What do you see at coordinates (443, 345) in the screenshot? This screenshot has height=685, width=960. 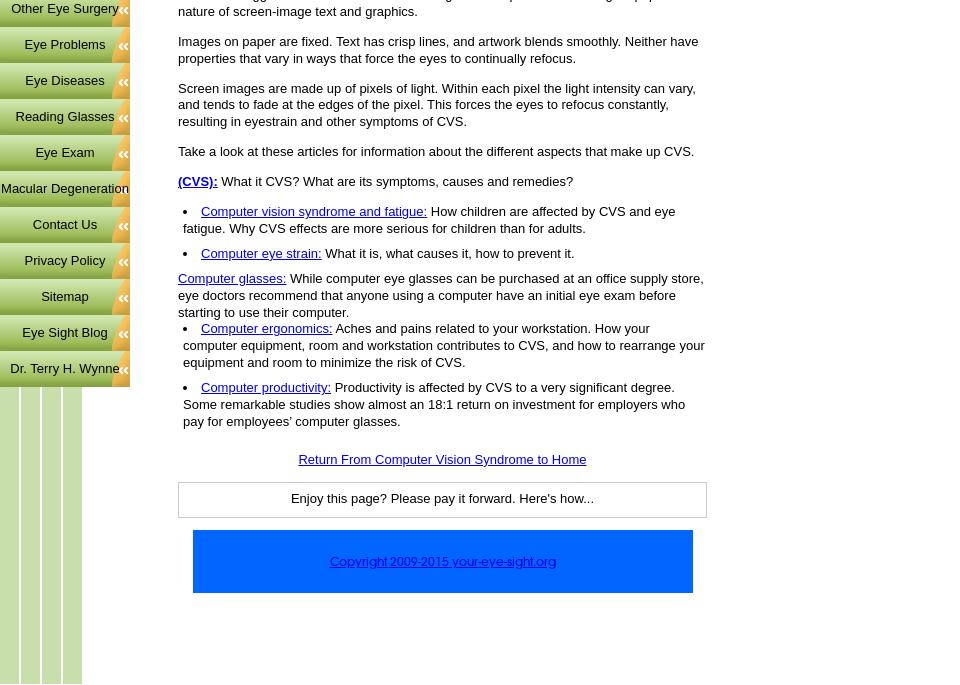 I see `'Aches and pains related to your workstation. How your computer equipment, room and workstation contributes to CVS, and how to rearrange your equipment and room to minimize the risk of CVS.'` at bounding box center [443, 345].